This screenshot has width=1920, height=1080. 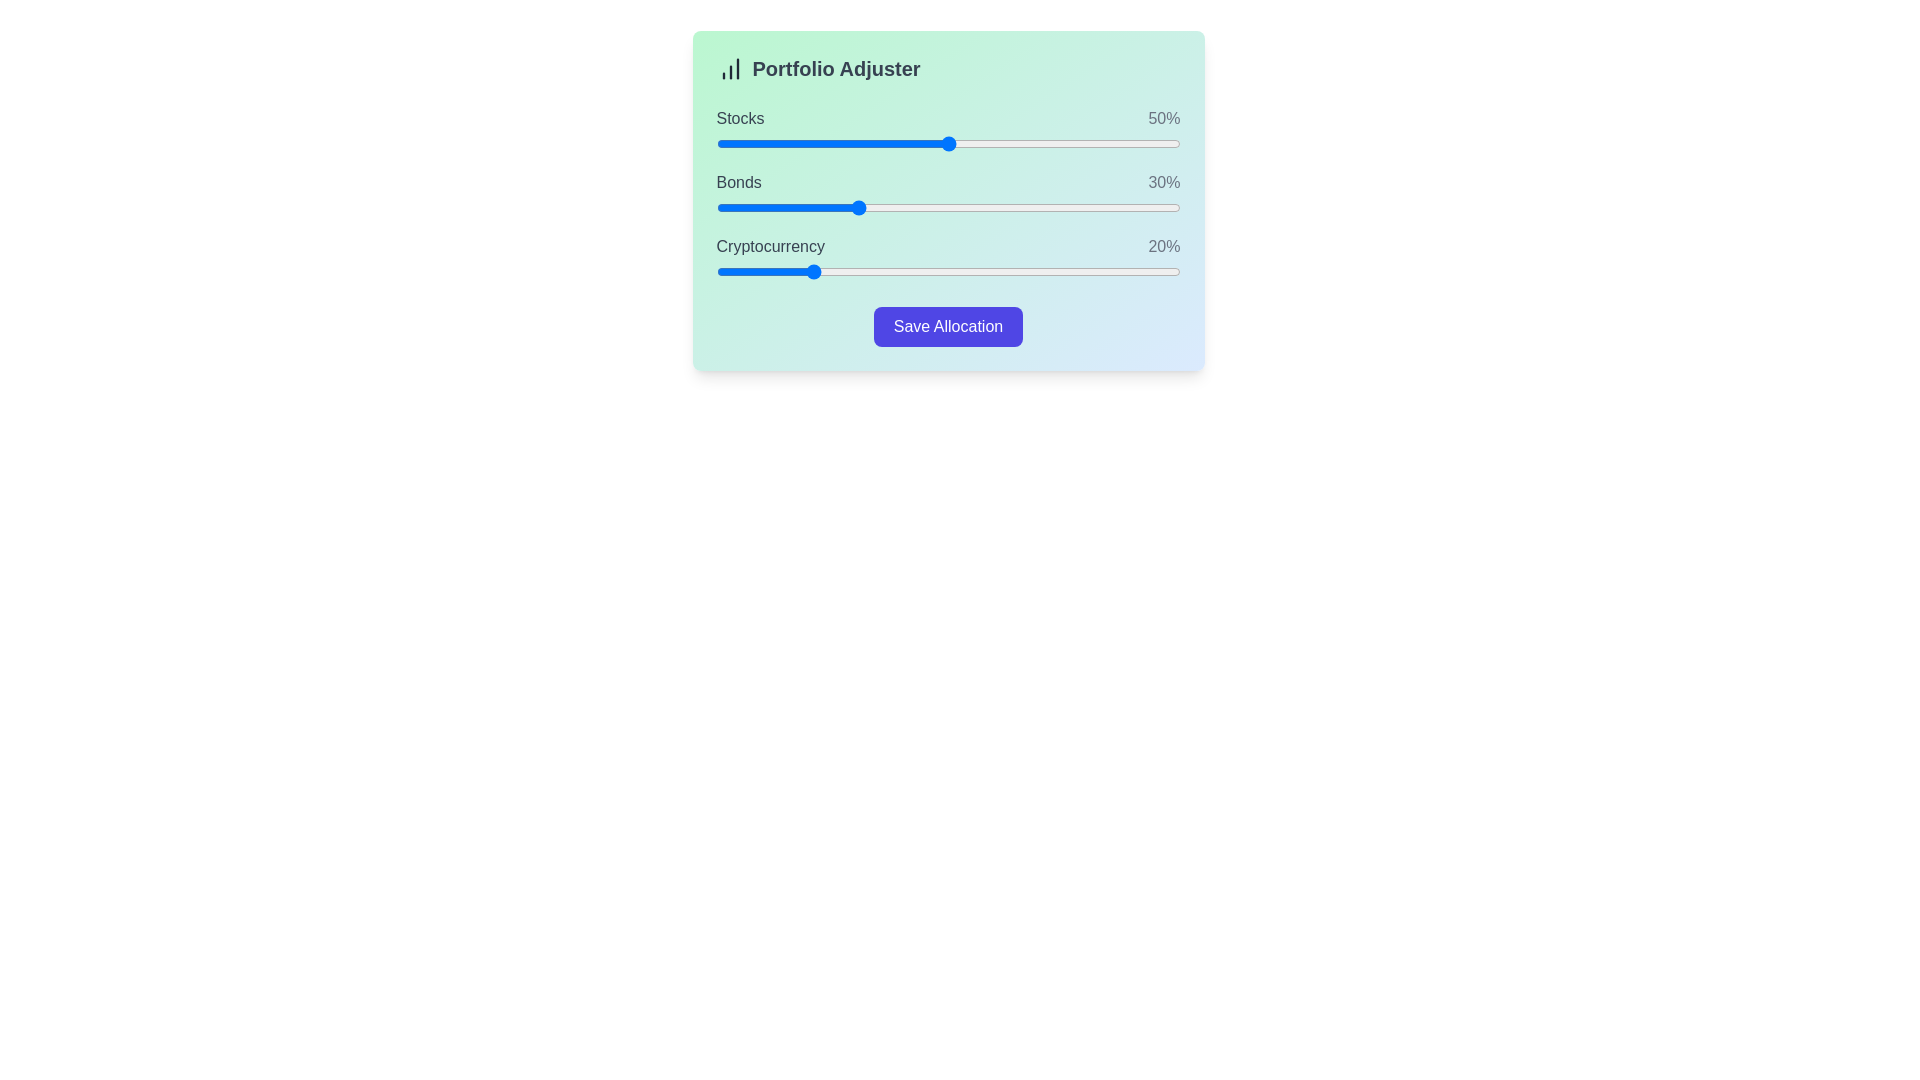 What do you see at coordinates (985, 142) in the screenshot?
I see `the 'Stocks' slider to 58%` at bounding box center [985, 142].